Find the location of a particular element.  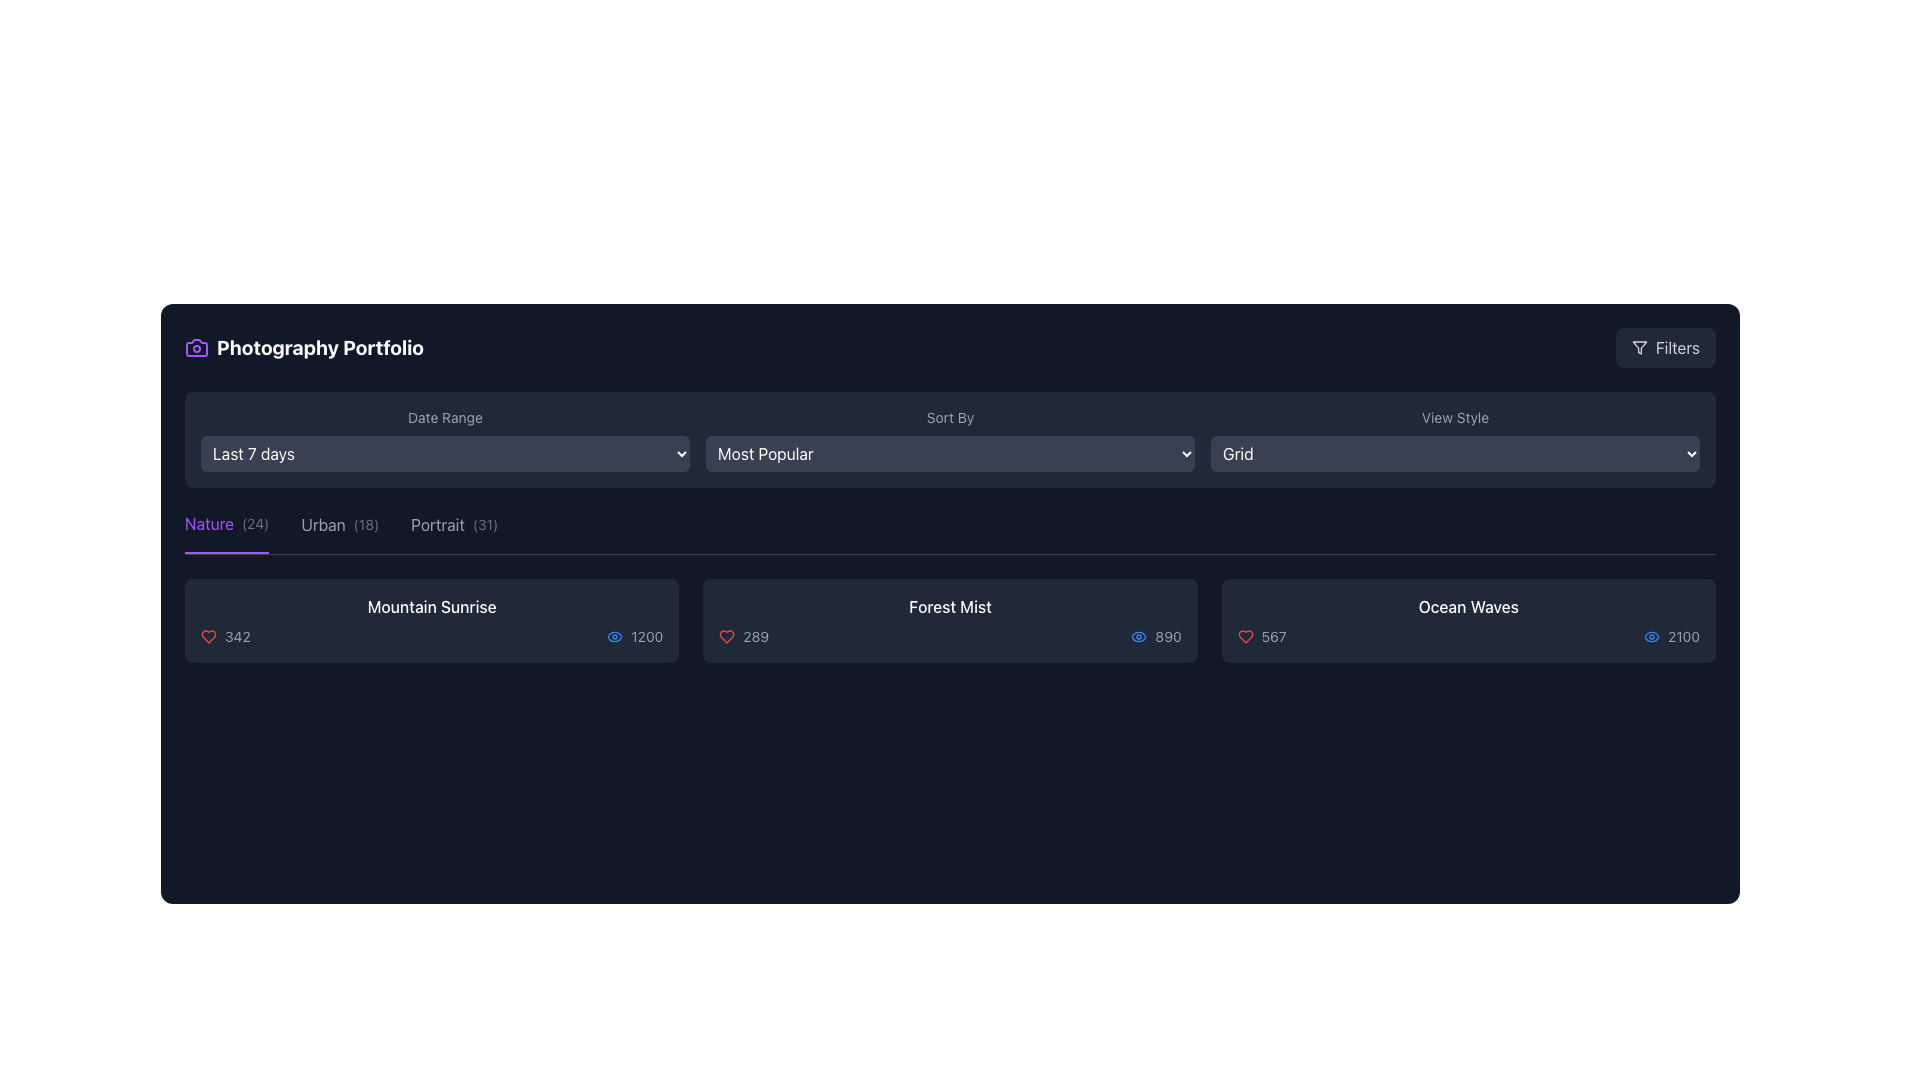

the red heart icon and text combination displaying '342' located on the left side of the horizontal bar below the title 'Mountain Sunrise' is located at coordinates (225, 636).